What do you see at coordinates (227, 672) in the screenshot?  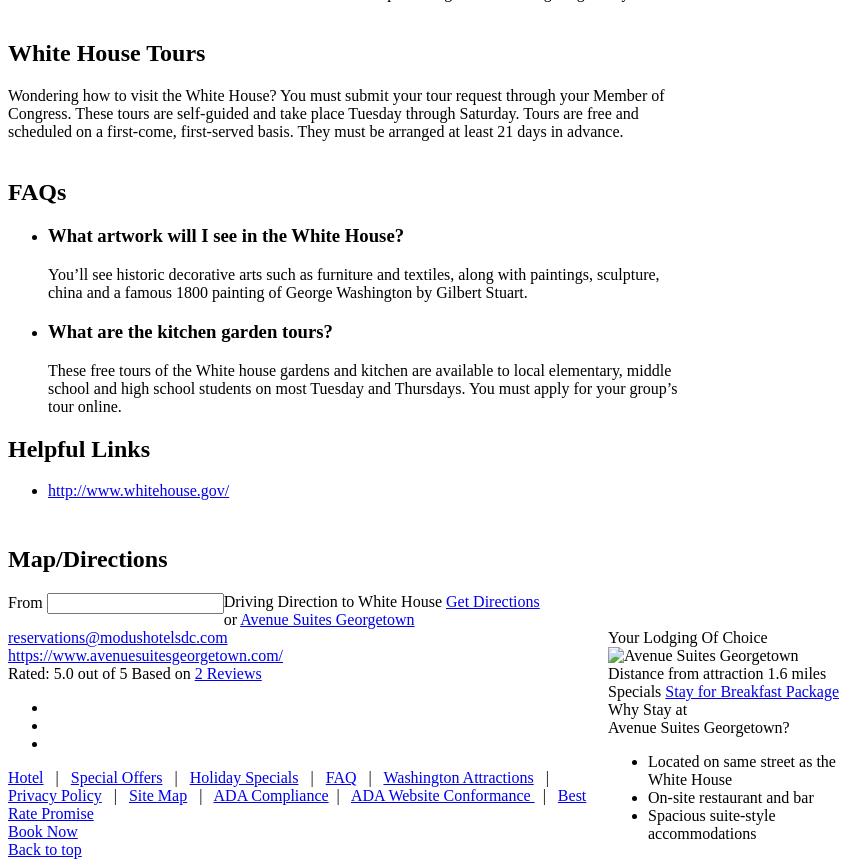 I see `'2 Reviews'` at bounding box center [227, 672].